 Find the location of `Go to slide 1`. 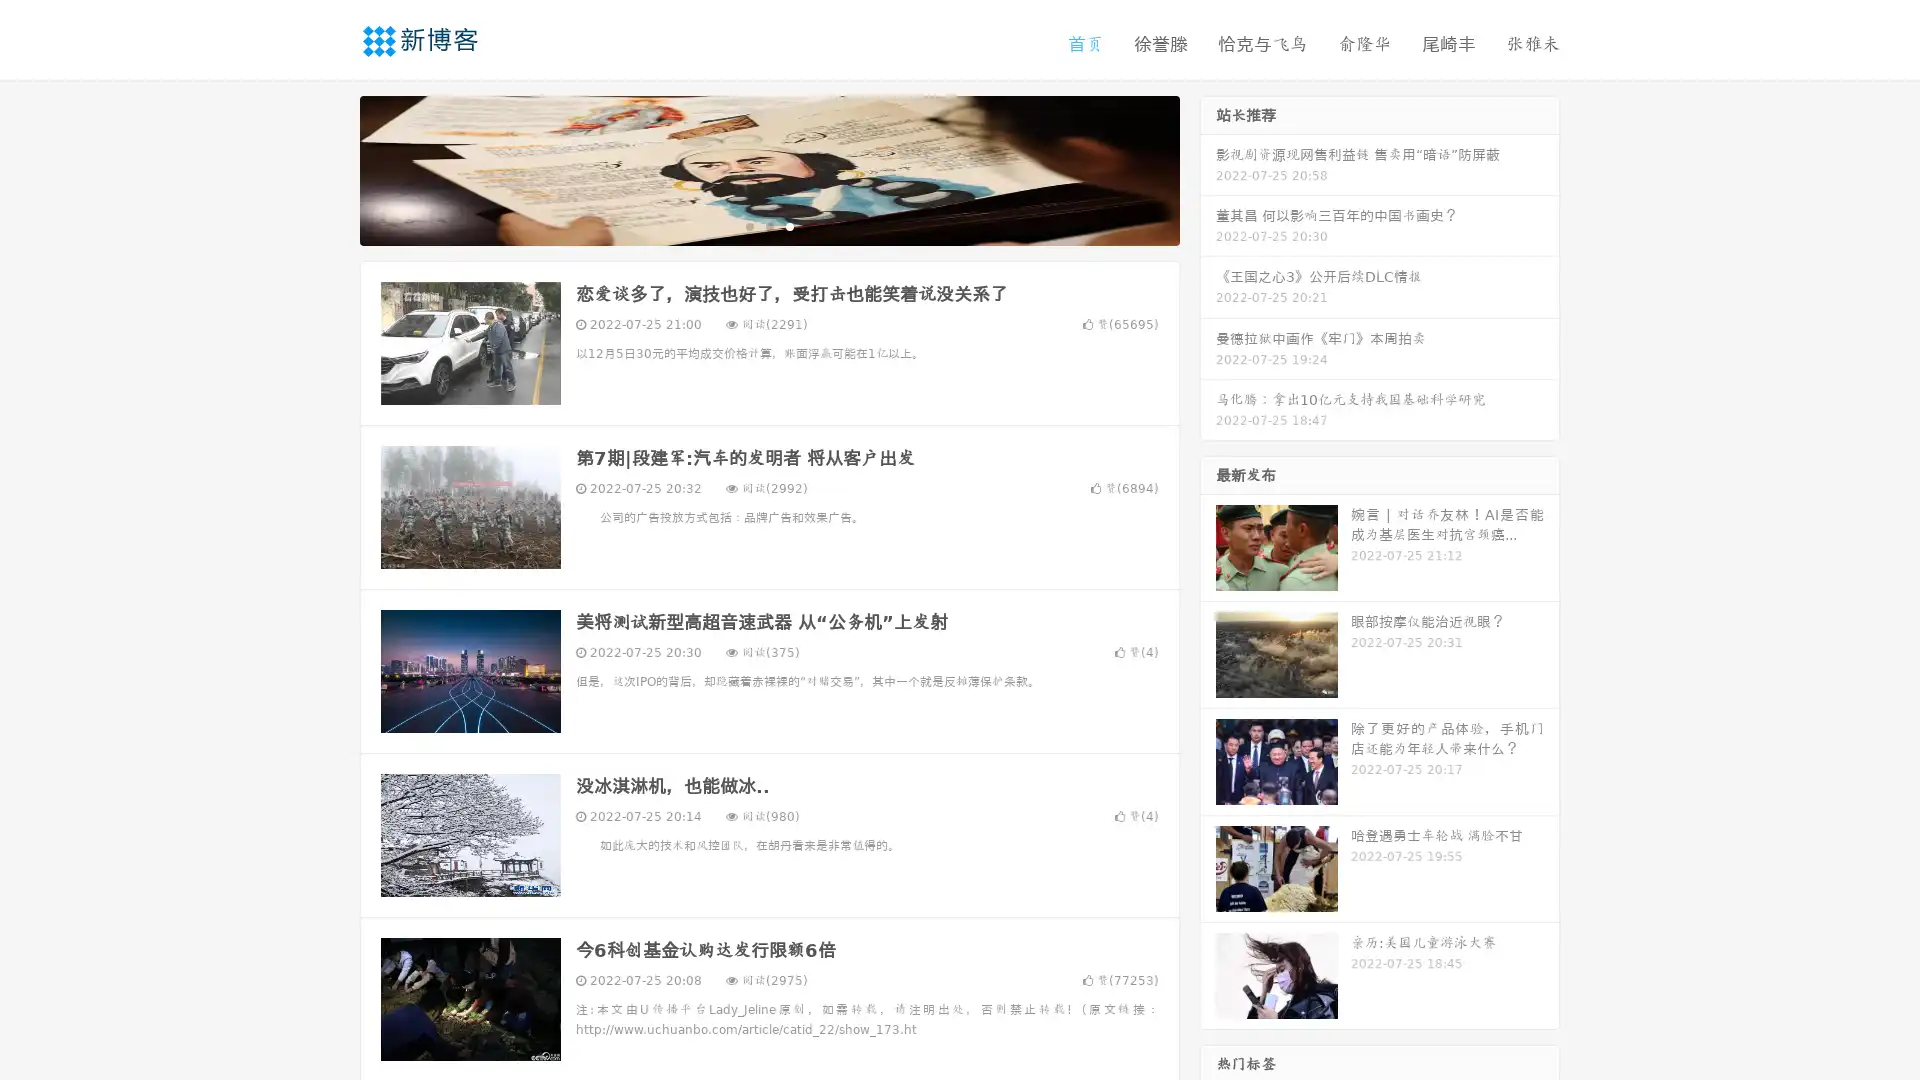

Go to slide 1 is located at coordinates (748, 225).